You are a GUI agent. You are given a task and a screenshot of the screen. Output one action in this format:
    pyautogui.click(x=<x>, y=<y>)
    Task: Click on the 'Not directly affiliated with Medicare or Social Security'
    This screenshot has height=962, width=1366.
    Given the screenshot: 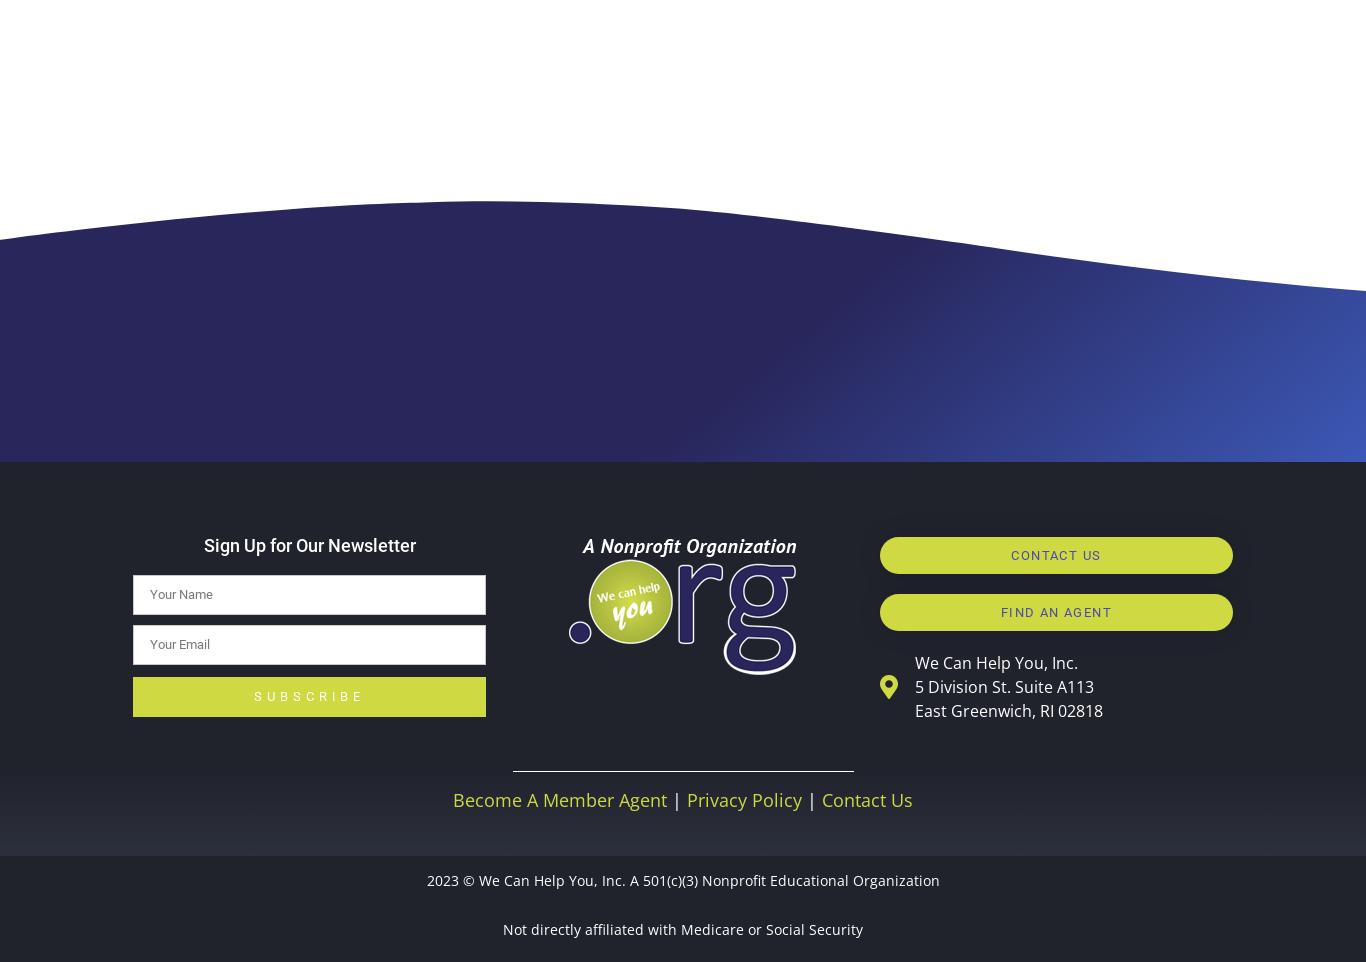 What is the action you would take?
    pyautogui.click(x=683, y=929)
    